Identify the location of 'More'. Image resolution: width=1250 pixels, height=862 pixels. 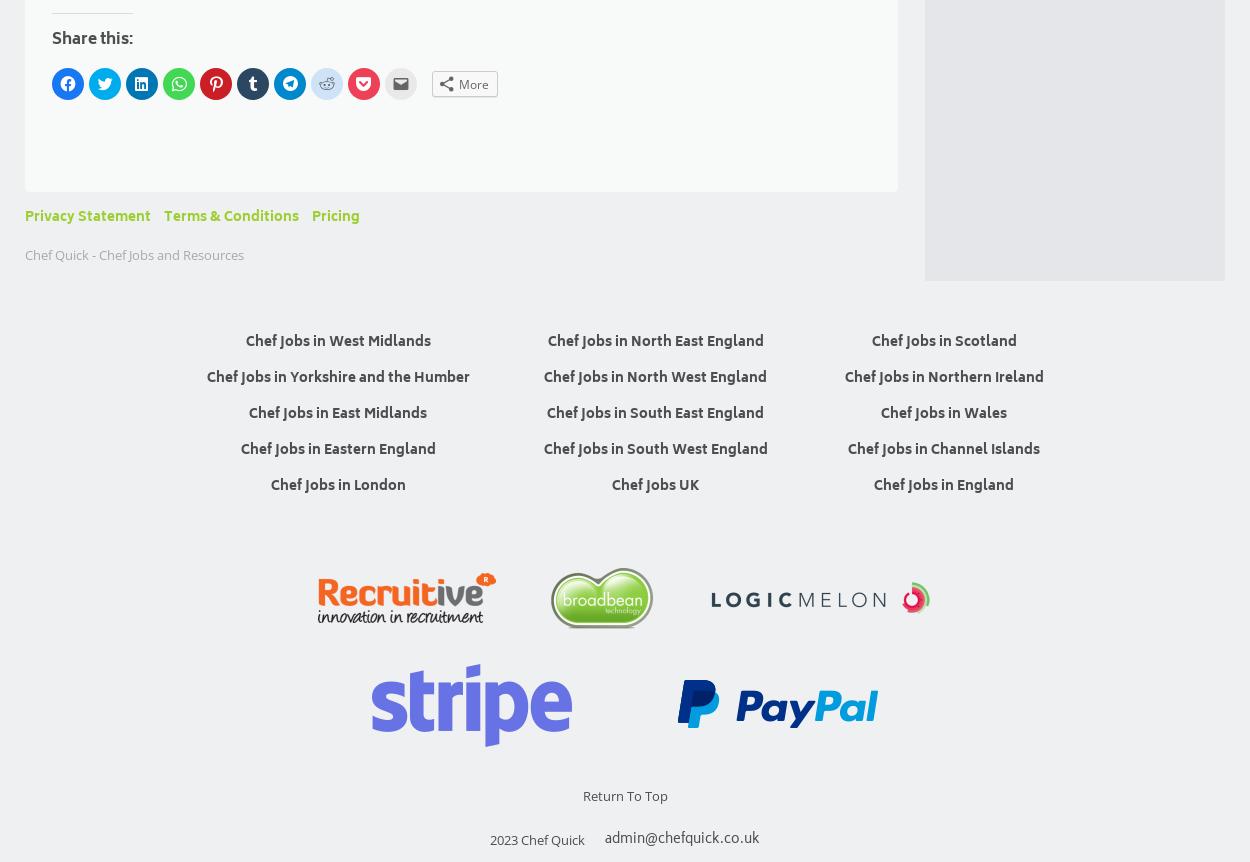
(473, 82).